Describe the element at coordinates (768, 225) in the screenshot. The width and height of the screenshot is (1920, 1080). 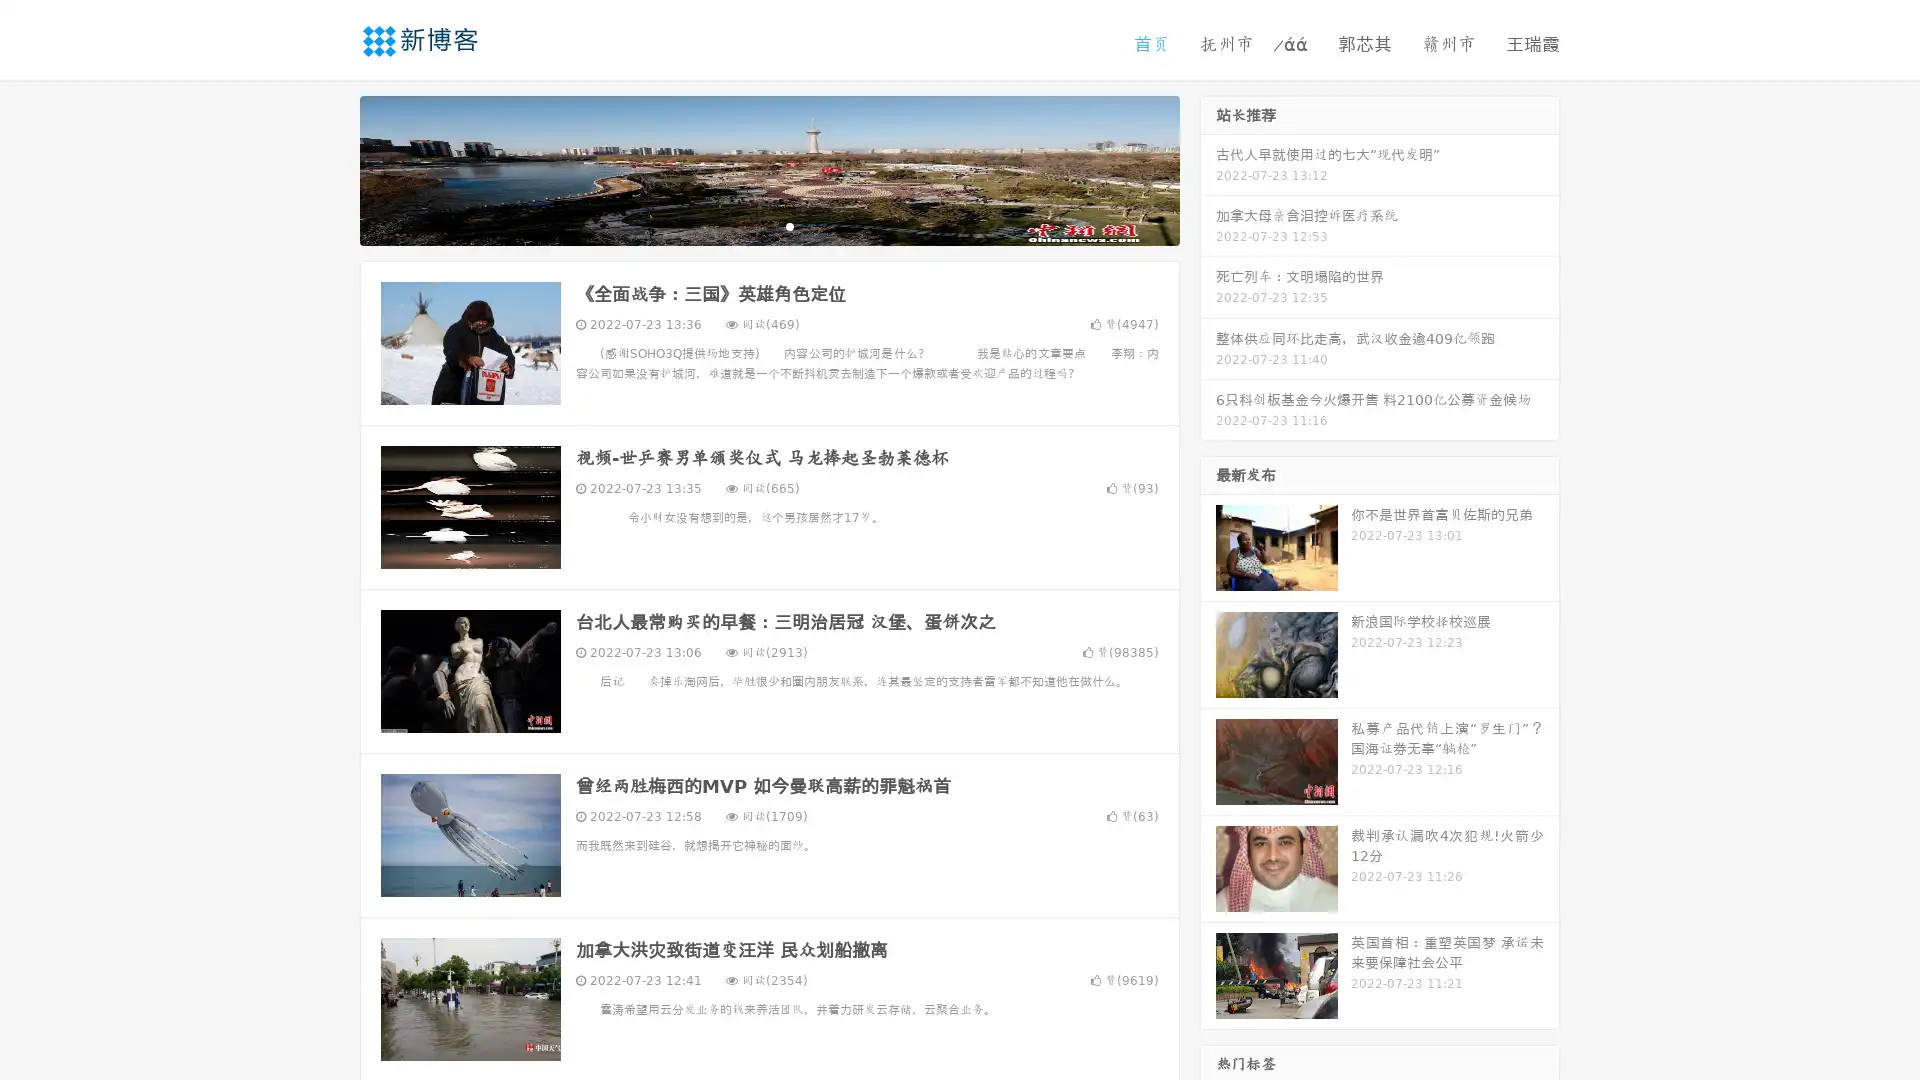
I see `Go to slide 2` at that location.